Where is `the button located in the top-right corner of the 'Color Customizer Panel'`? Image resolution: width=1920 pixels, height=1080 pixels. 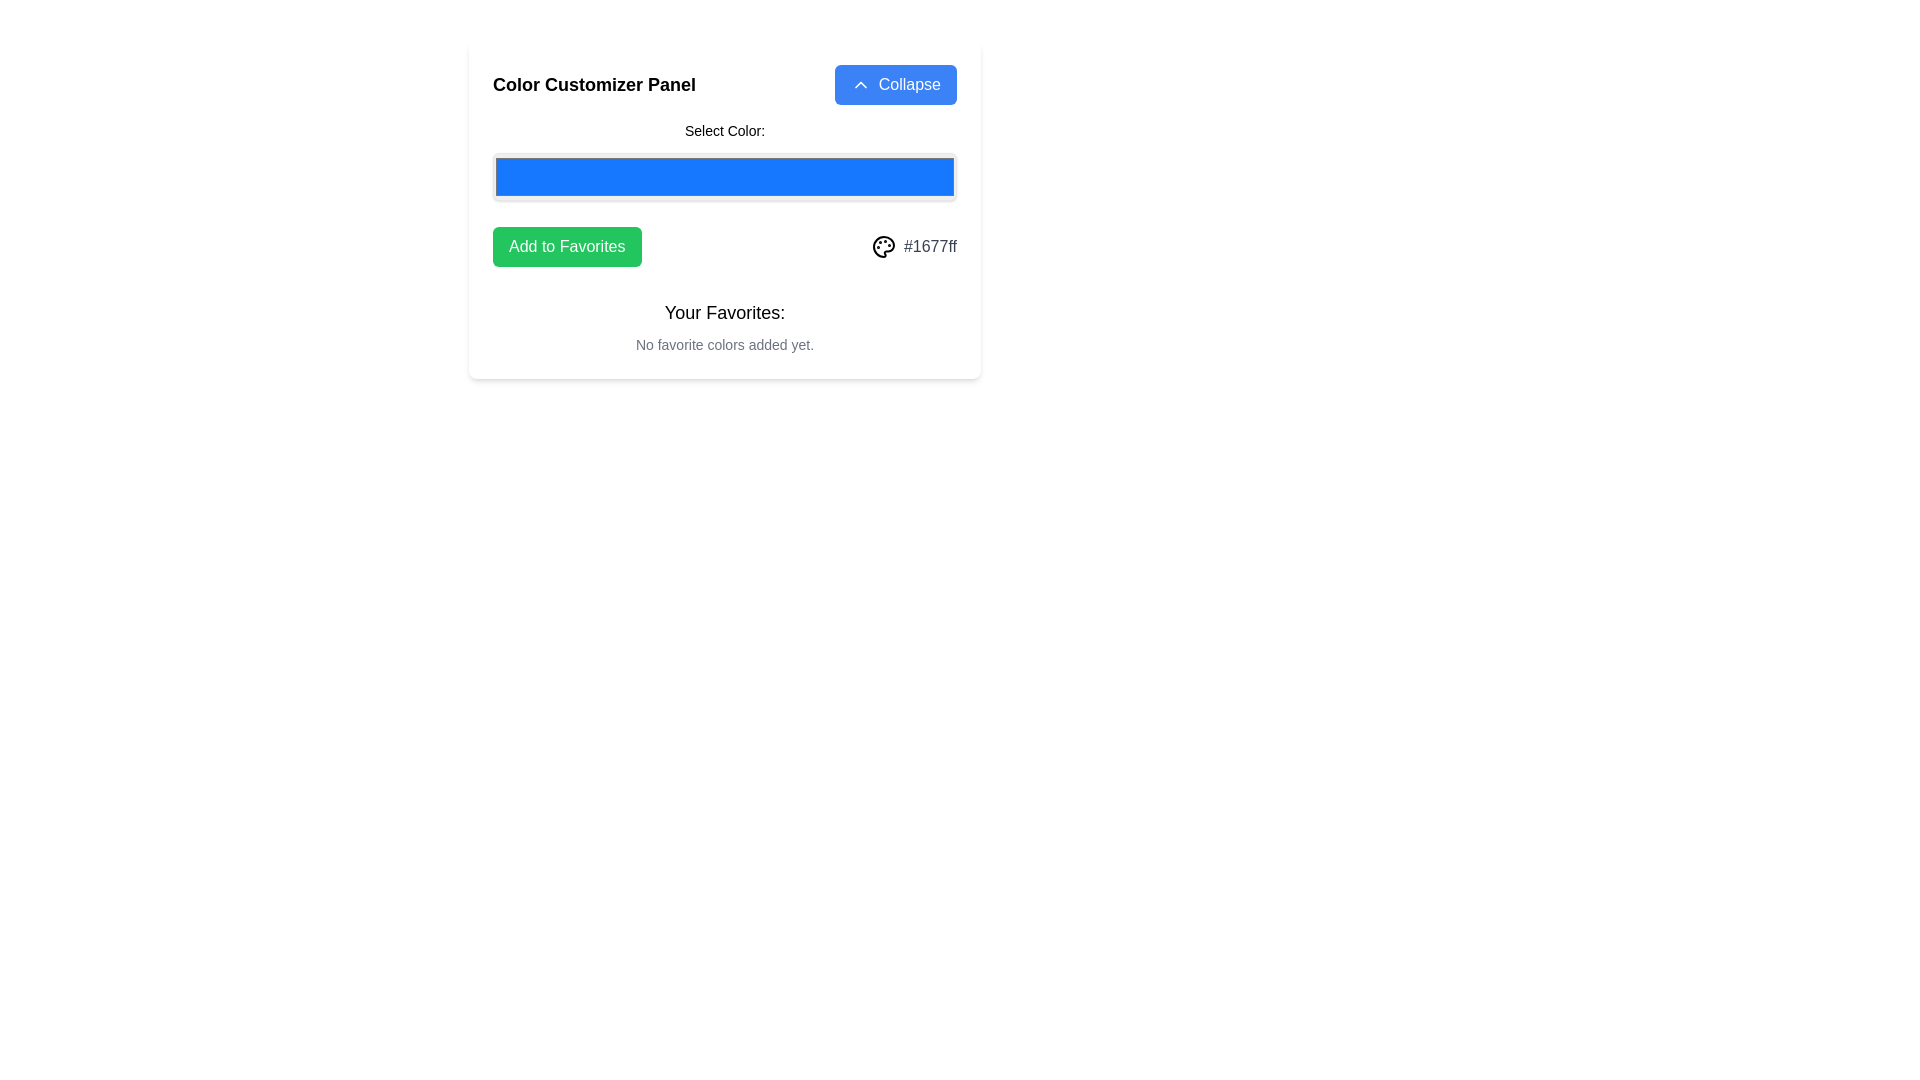 the button located in the top-right corner of the 'Color Customizer Panel' is located at coordinates (894, 83).